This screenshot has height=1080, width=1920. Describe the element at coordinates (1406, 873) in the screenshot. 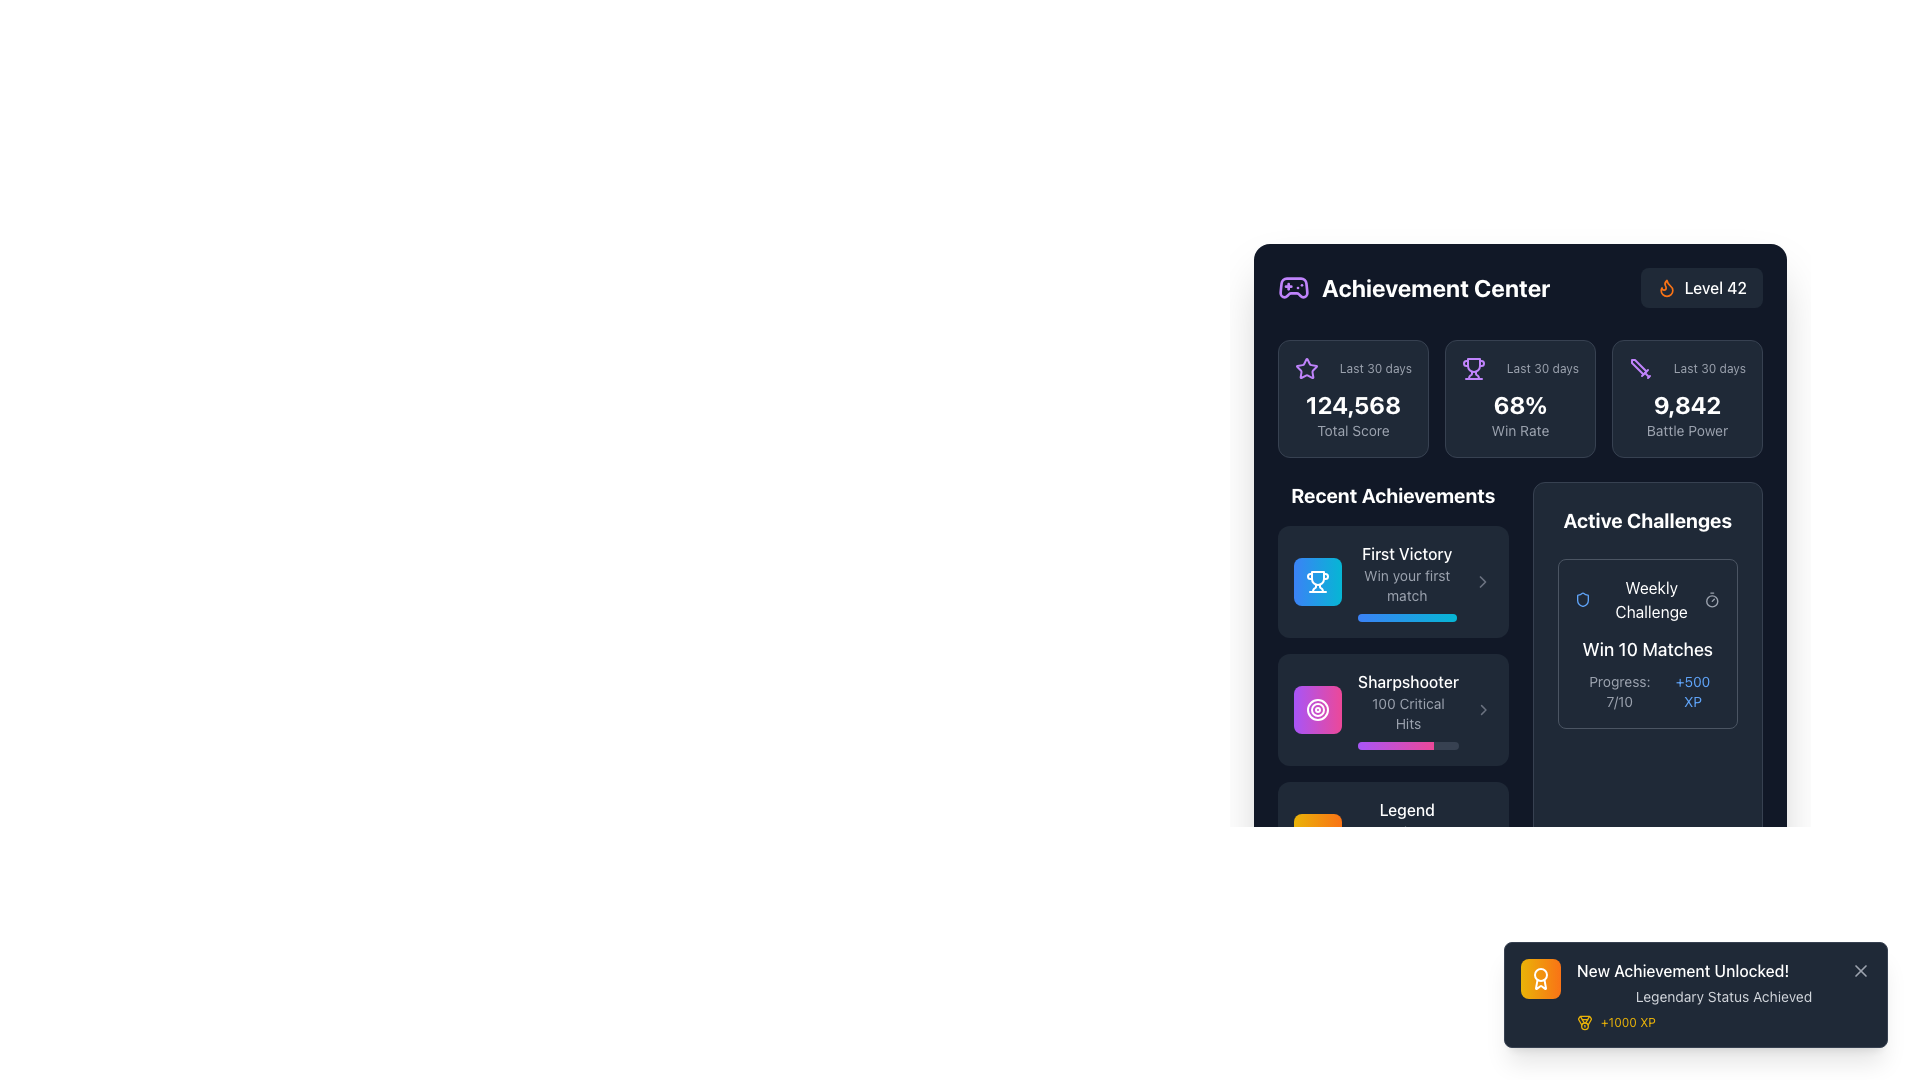

I see `the Progress Bar located at the bottom of the 'Legend' section under 'Recent Achievements', which visually represents progress towards reaching the max level` at that location.